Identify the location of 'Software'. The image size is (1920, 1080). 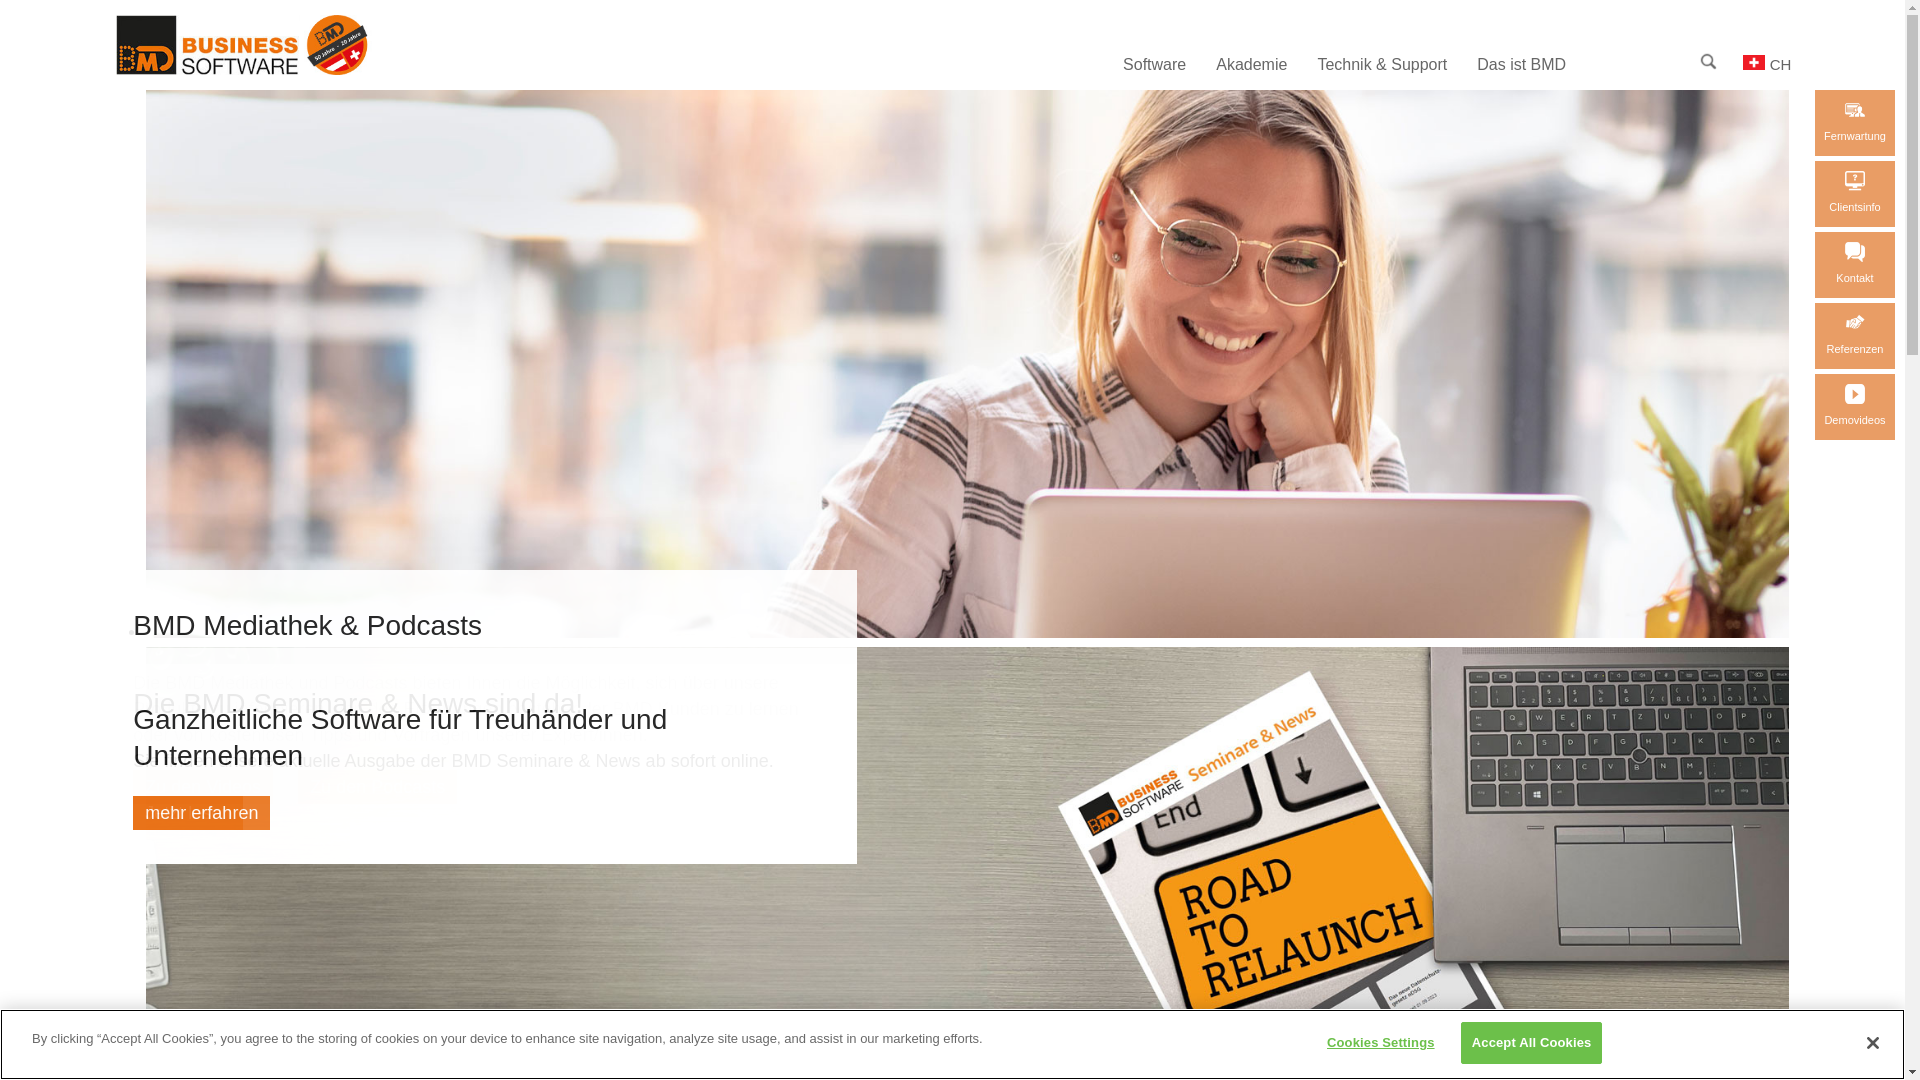
(1154, 64).